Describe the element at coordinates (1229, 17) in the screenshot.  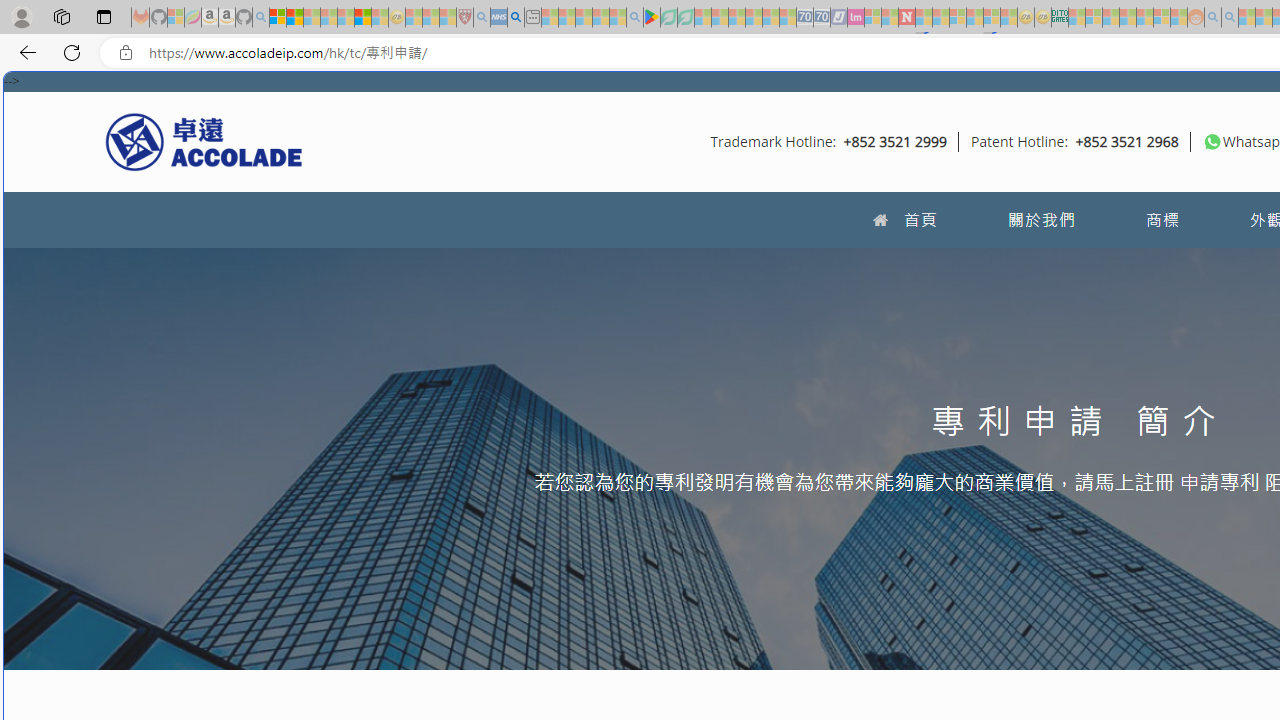
I see `'Utah sues federal government - Search - Sleeping'` at that location.